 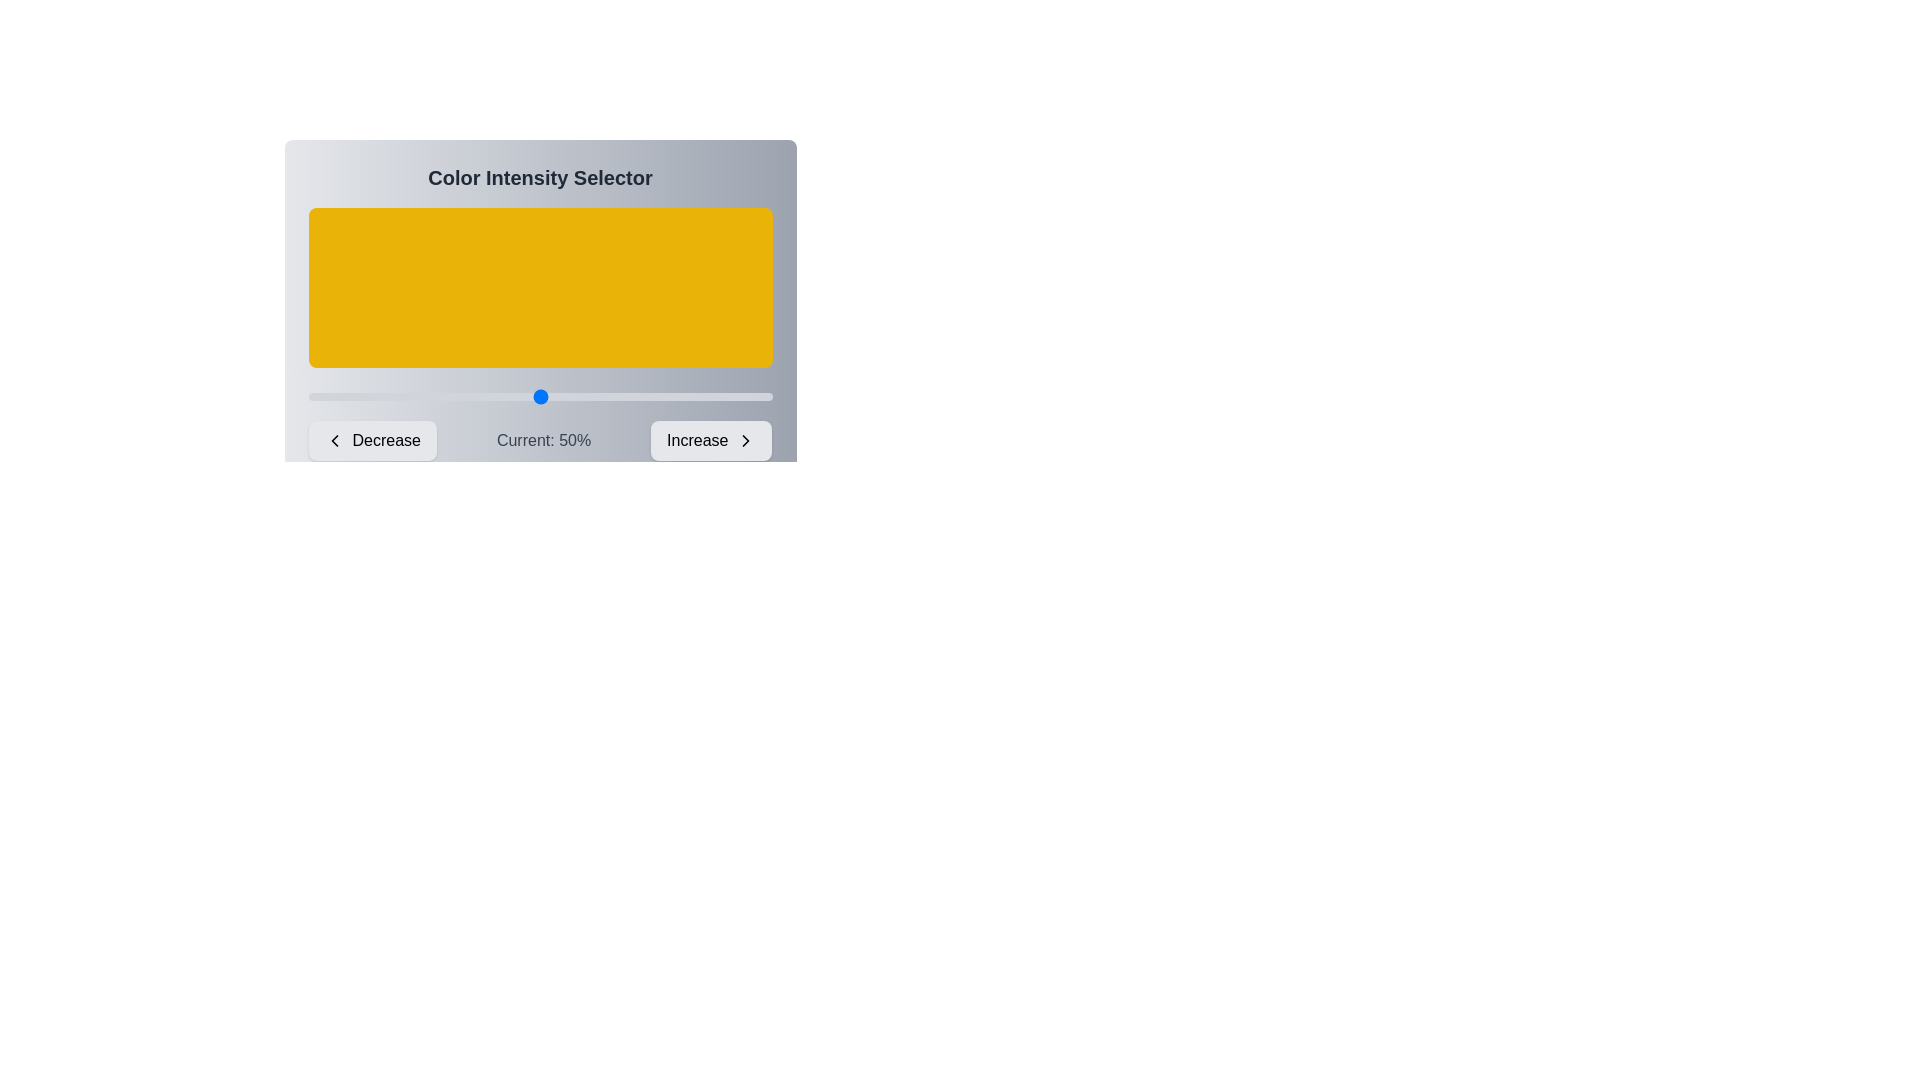 I want to click on the leftmost button in the group of three elements (Decrease, Current: 50%, Increase) located at the bottom of the interface to decrease the value, so click(x=372, y=439).